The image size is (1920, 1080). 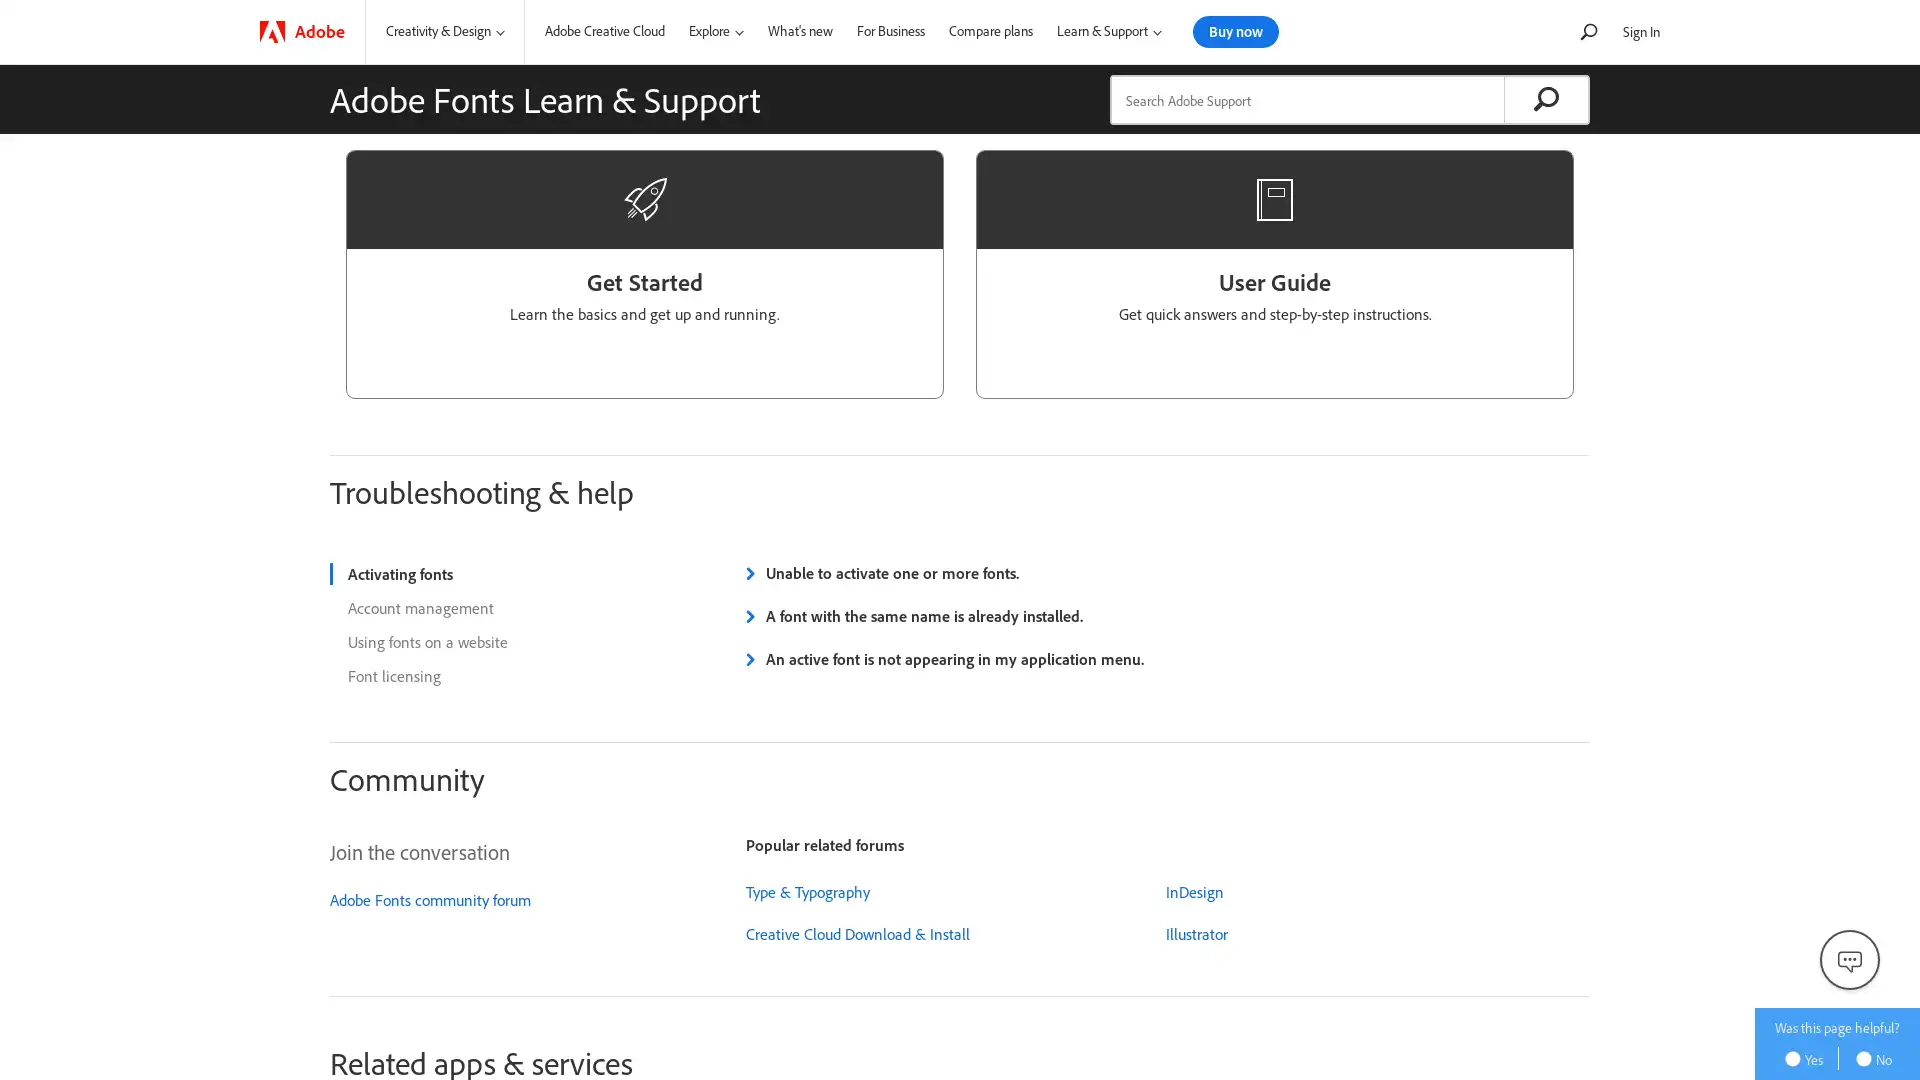 I want to click on Using fonts on a website, so click(x=499, y=641).